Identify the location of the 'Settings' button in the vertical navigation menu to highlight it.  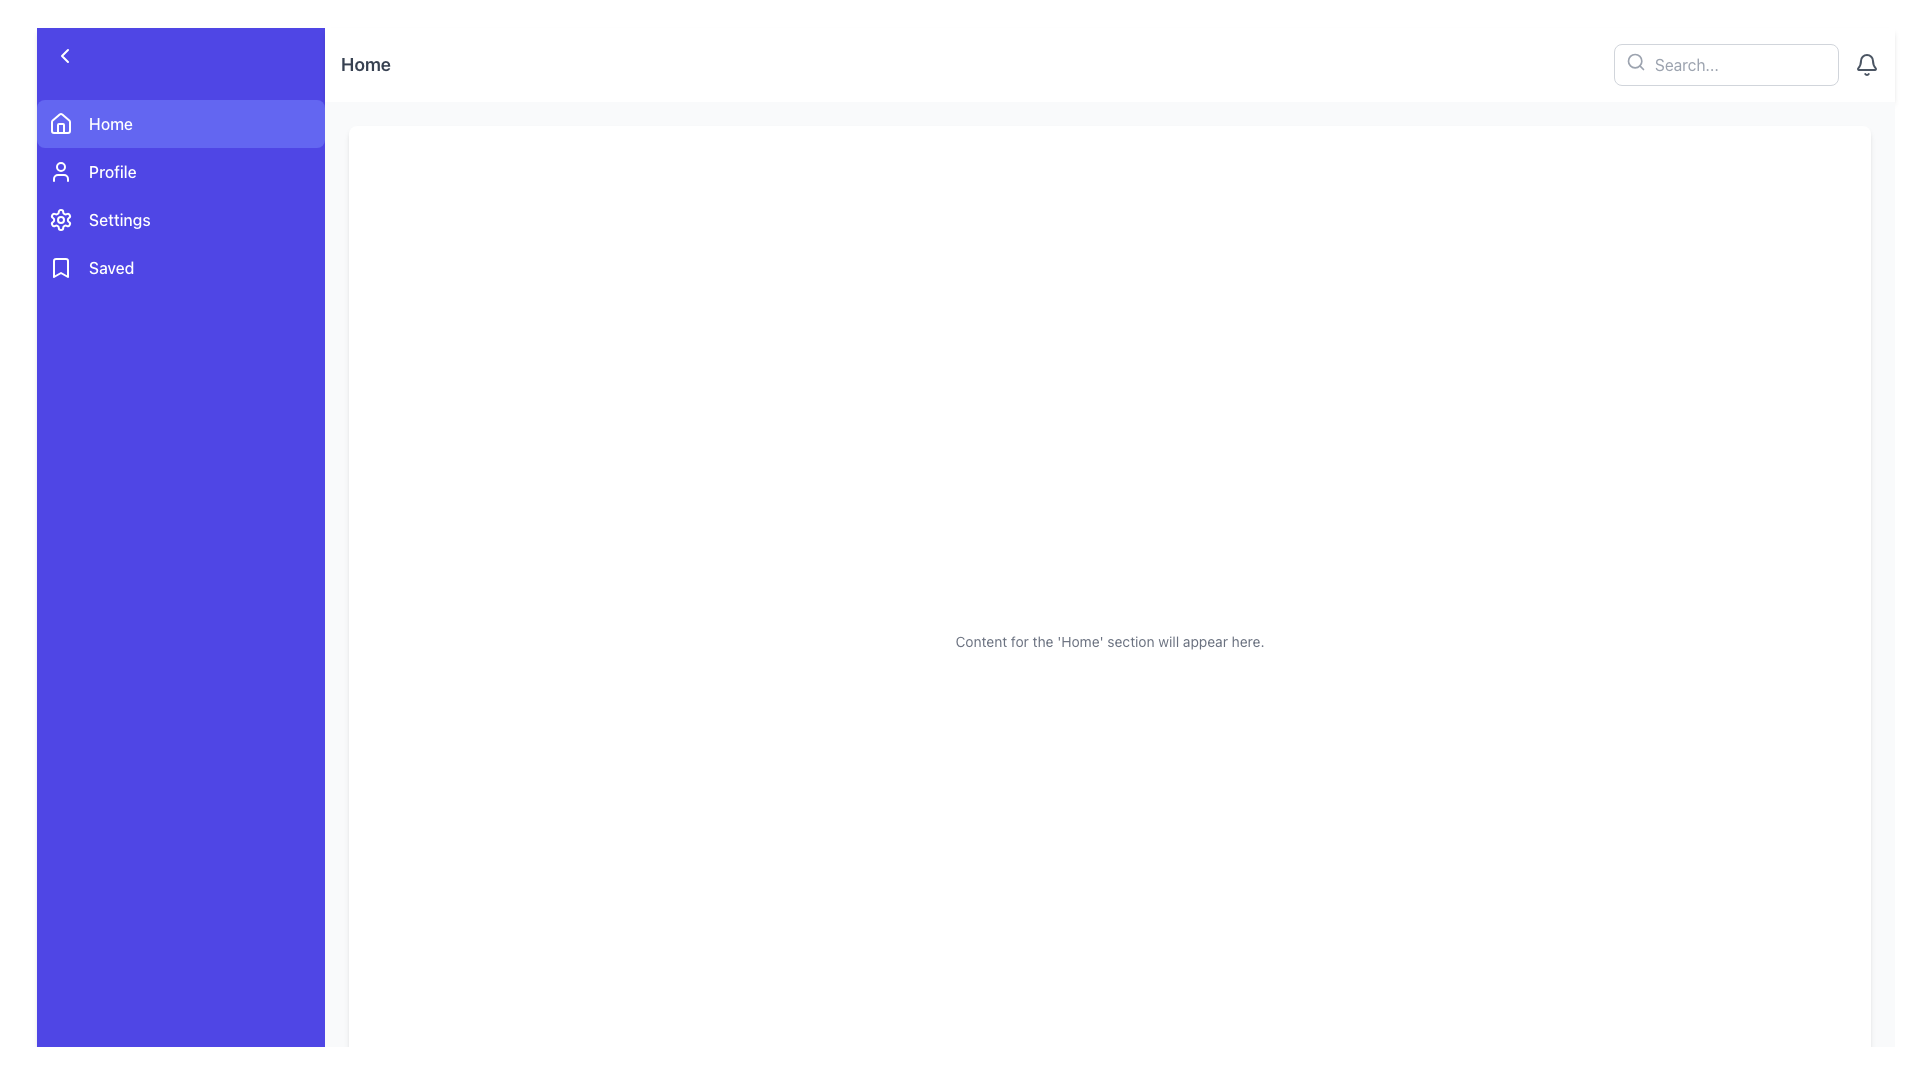
(181, 219).